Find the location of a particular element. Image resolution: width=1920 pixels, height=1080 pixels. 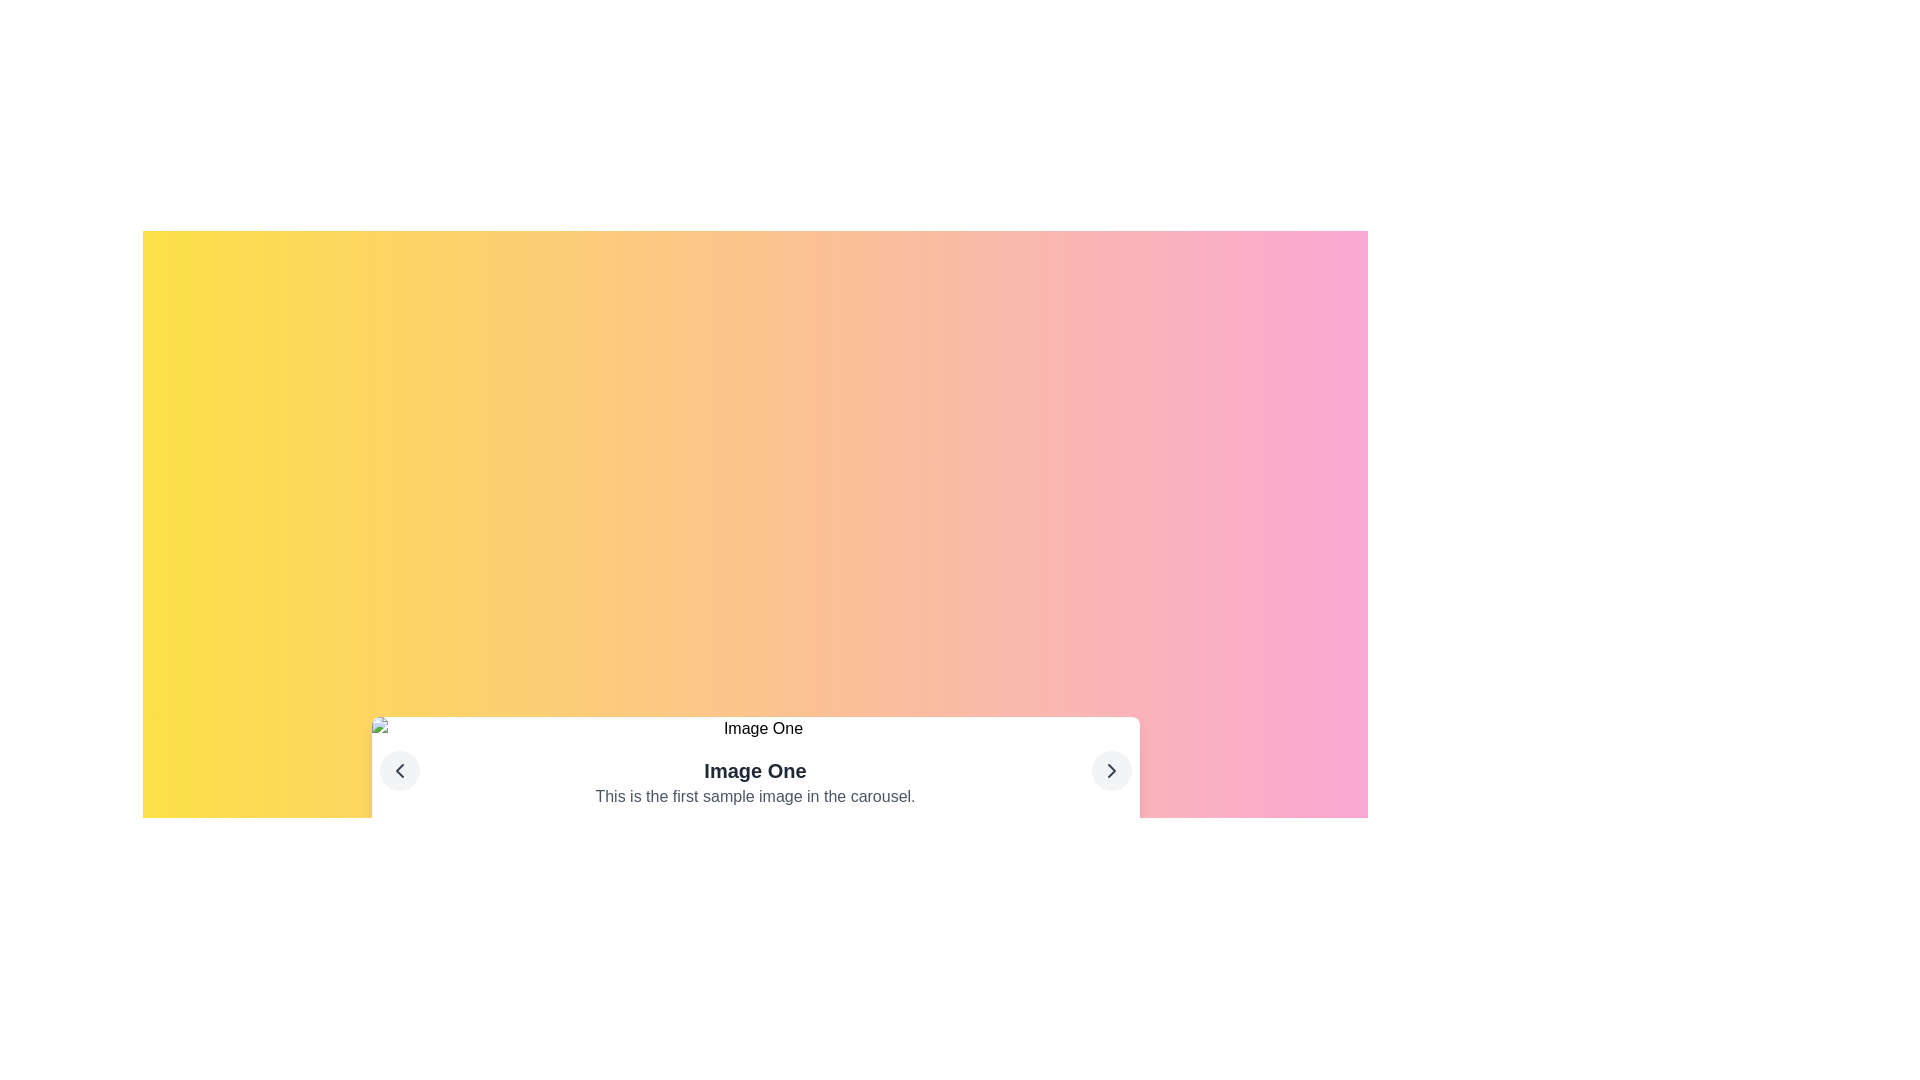

the static text element that provides additional information about the image displayed in the carousel, positioned below the title text 'Image One' is located at coordinates (754, 796).